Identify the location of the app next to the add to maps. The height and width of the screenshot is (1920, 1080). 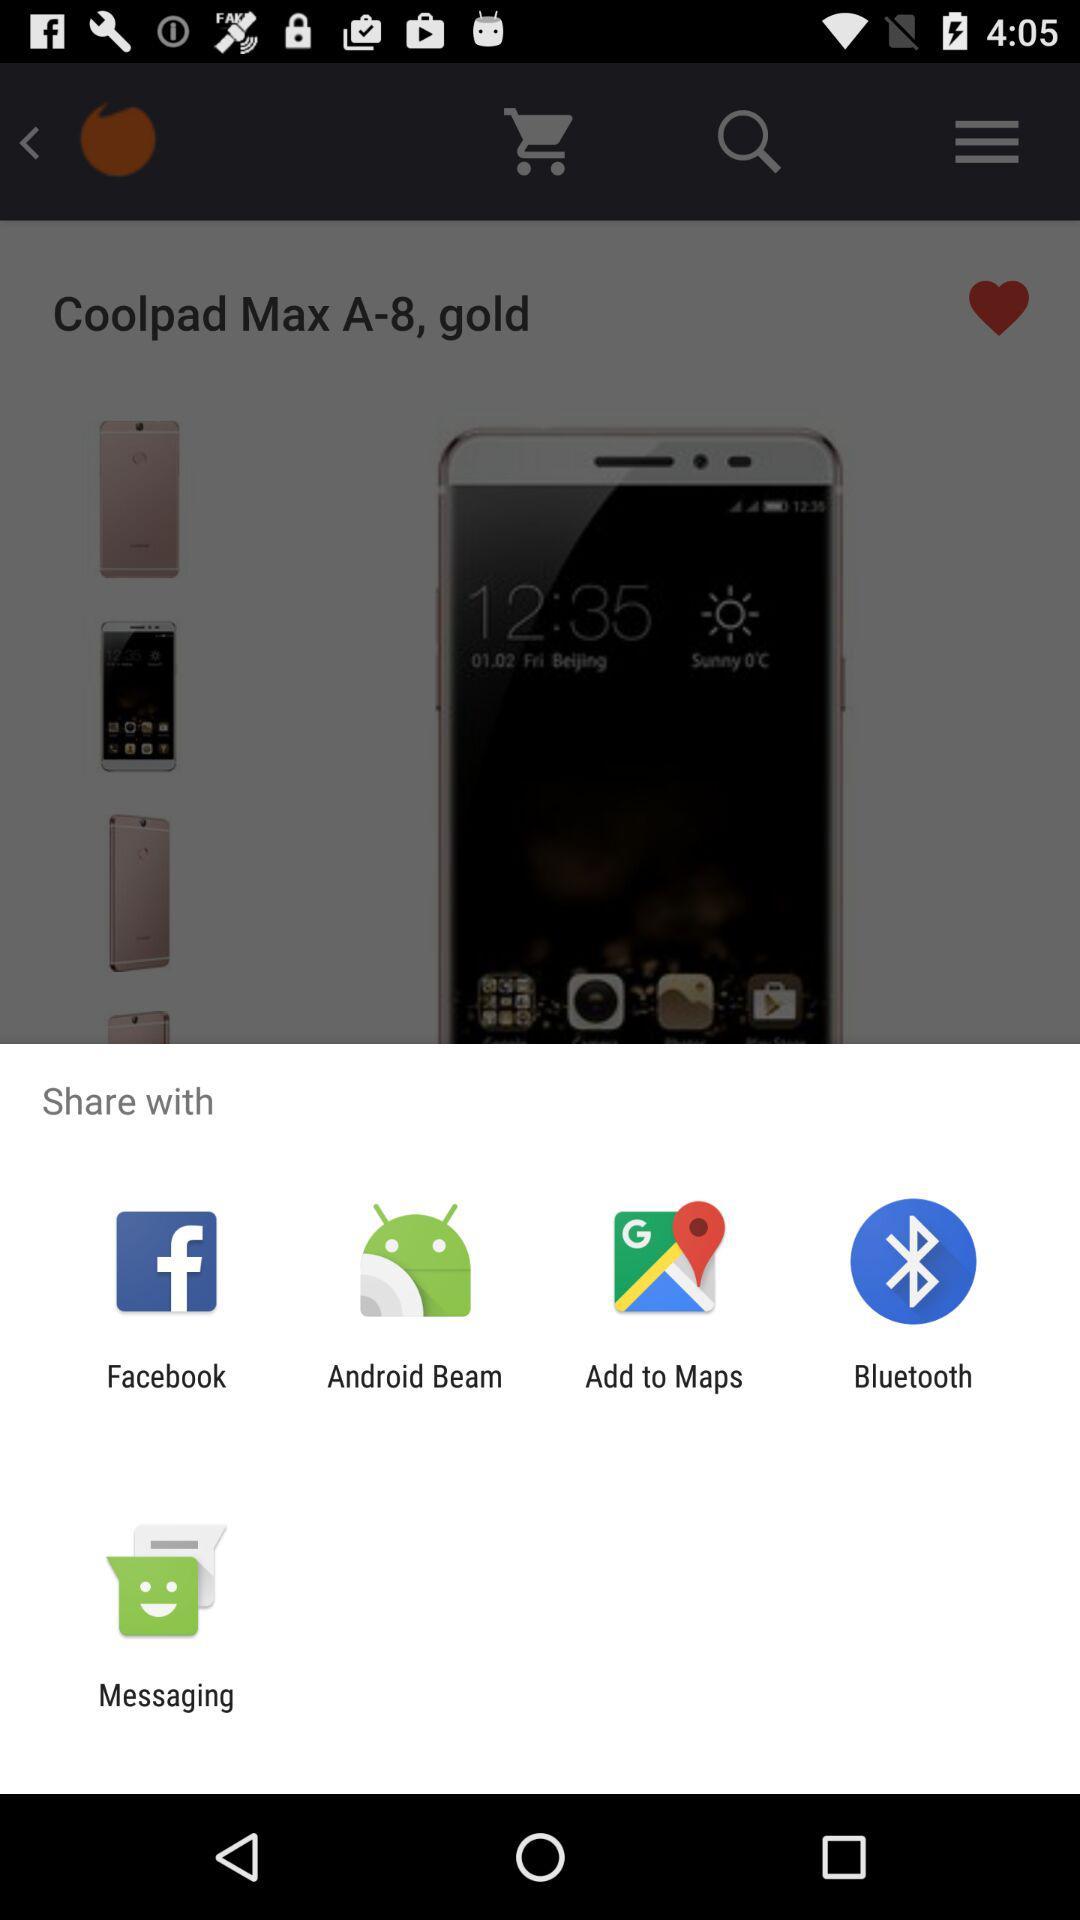
(913, 1392).